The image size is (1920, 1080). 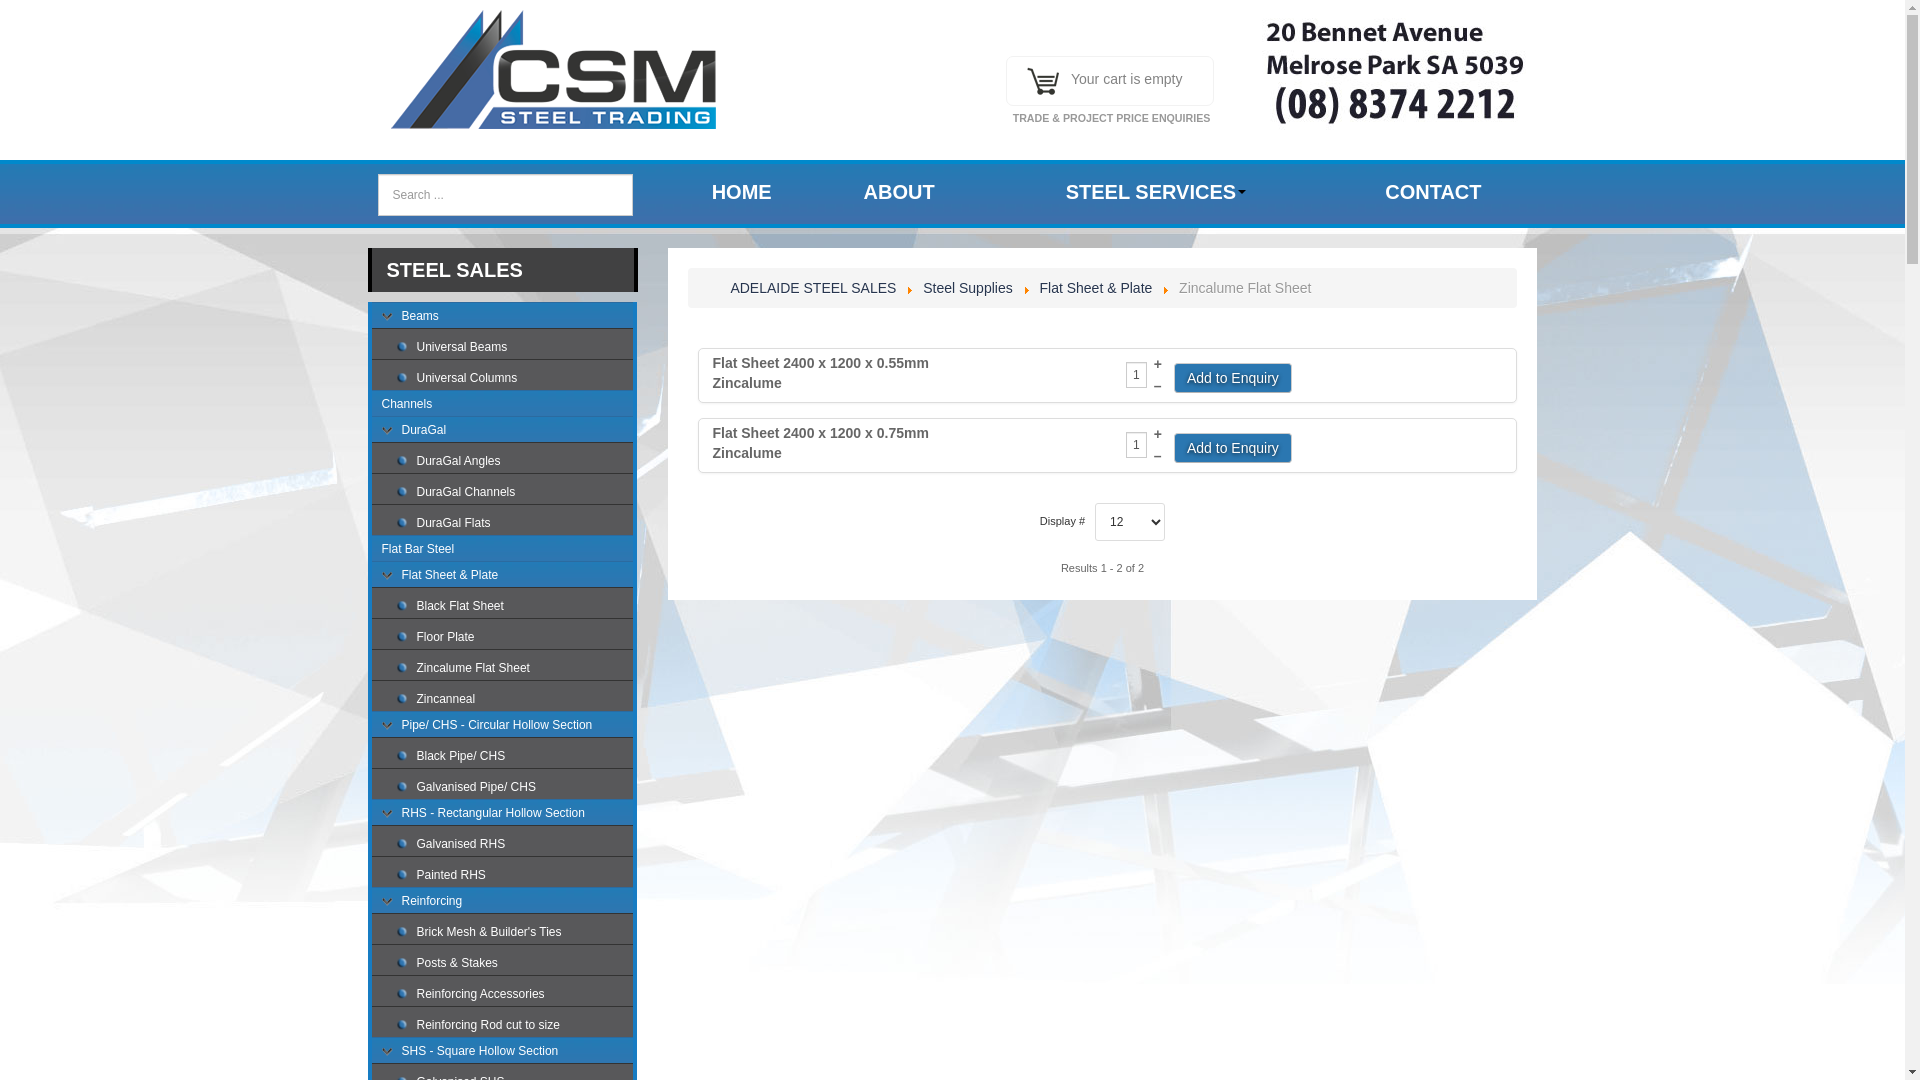 What do you see at coordinates (503, 431) in the screenshot?
I see `'DuraGal'` at bounding box center [503, 431].